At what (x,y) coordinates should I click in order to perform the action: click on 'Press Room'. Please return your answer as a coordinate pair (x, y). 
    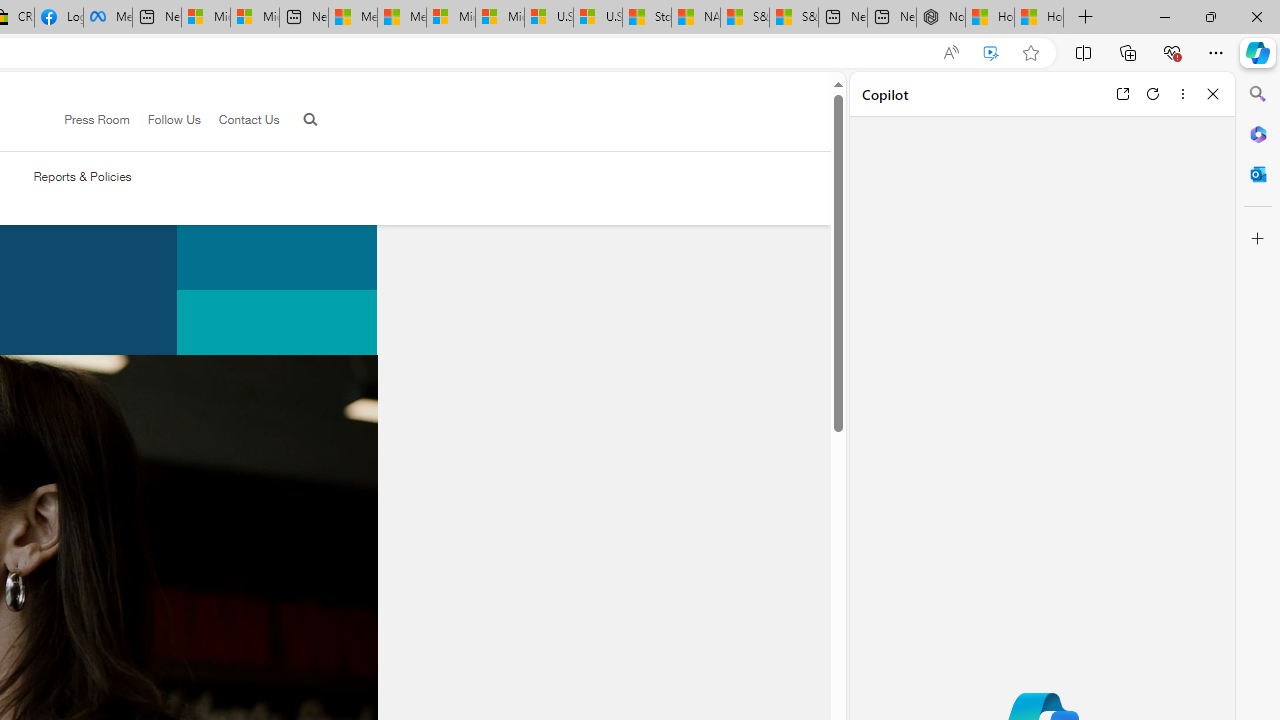
    Looking at the image, I should click on (96, 119).